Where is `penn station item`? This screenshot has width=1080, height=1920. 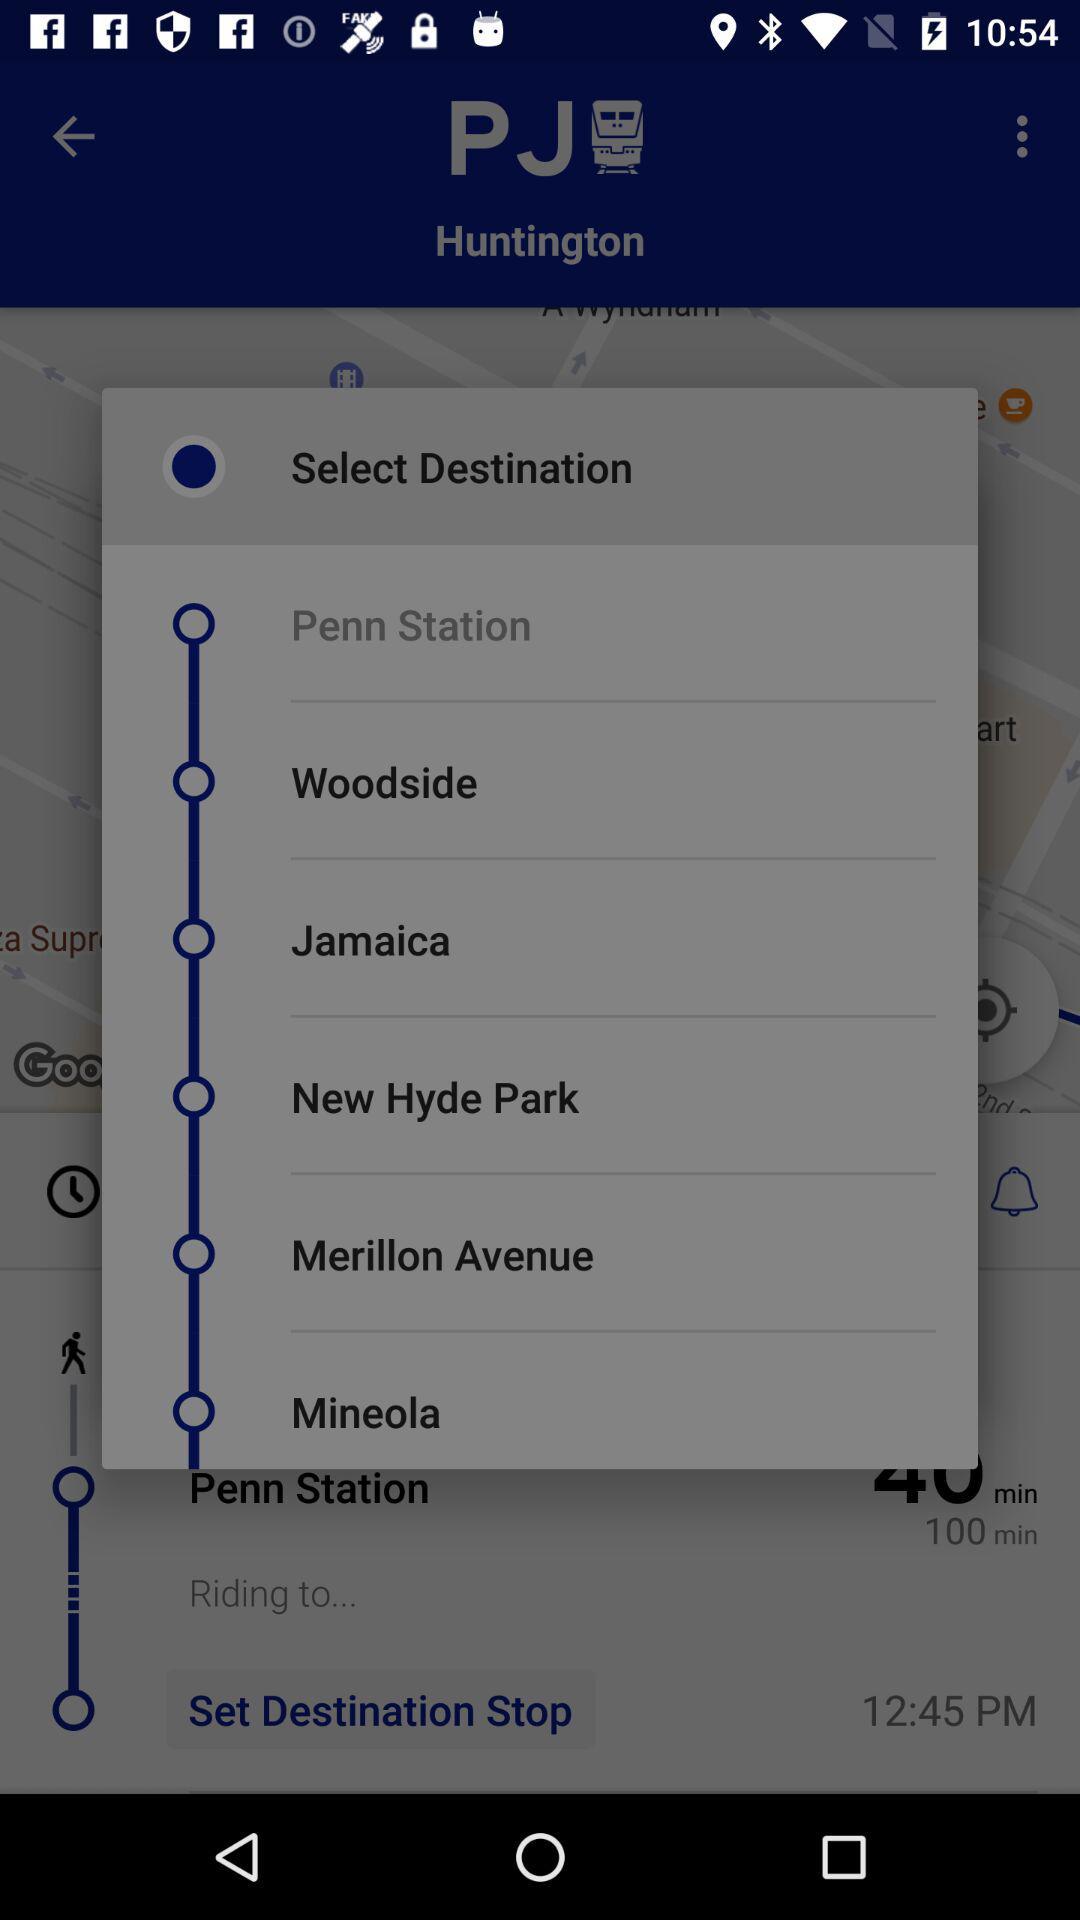 penn station item is located at coordinates (410, 623).